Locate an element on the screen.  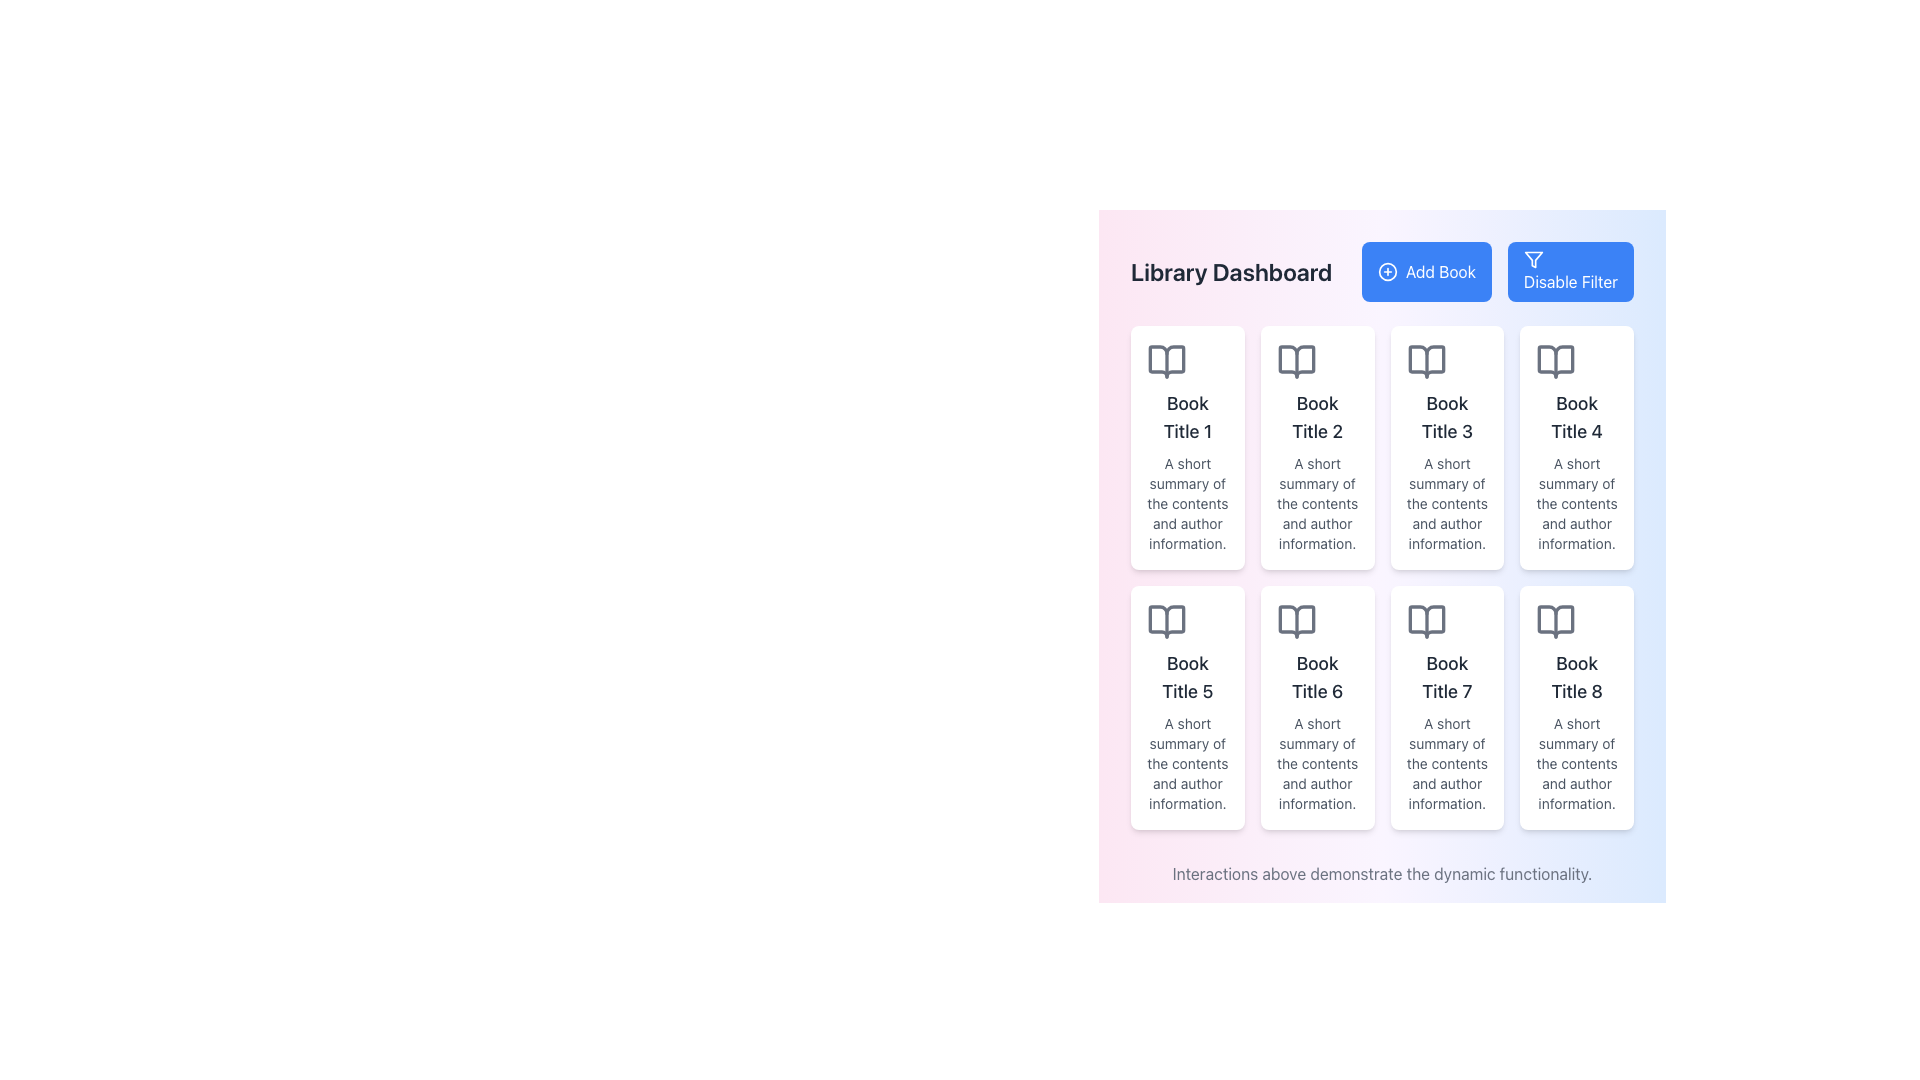
the text label displaying 'Book Title 4' which is styled with a larger bold font in dark gray, located in the top-right corner of a book card is located at coordinates (1576, 416).